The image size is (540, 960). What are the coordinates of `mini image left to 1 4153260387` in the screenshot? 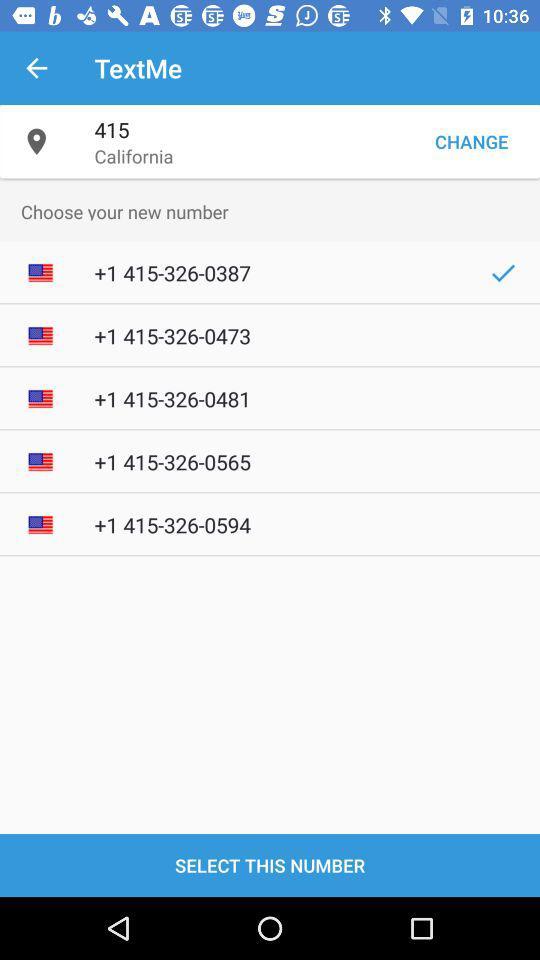 It's located at (40, 272).